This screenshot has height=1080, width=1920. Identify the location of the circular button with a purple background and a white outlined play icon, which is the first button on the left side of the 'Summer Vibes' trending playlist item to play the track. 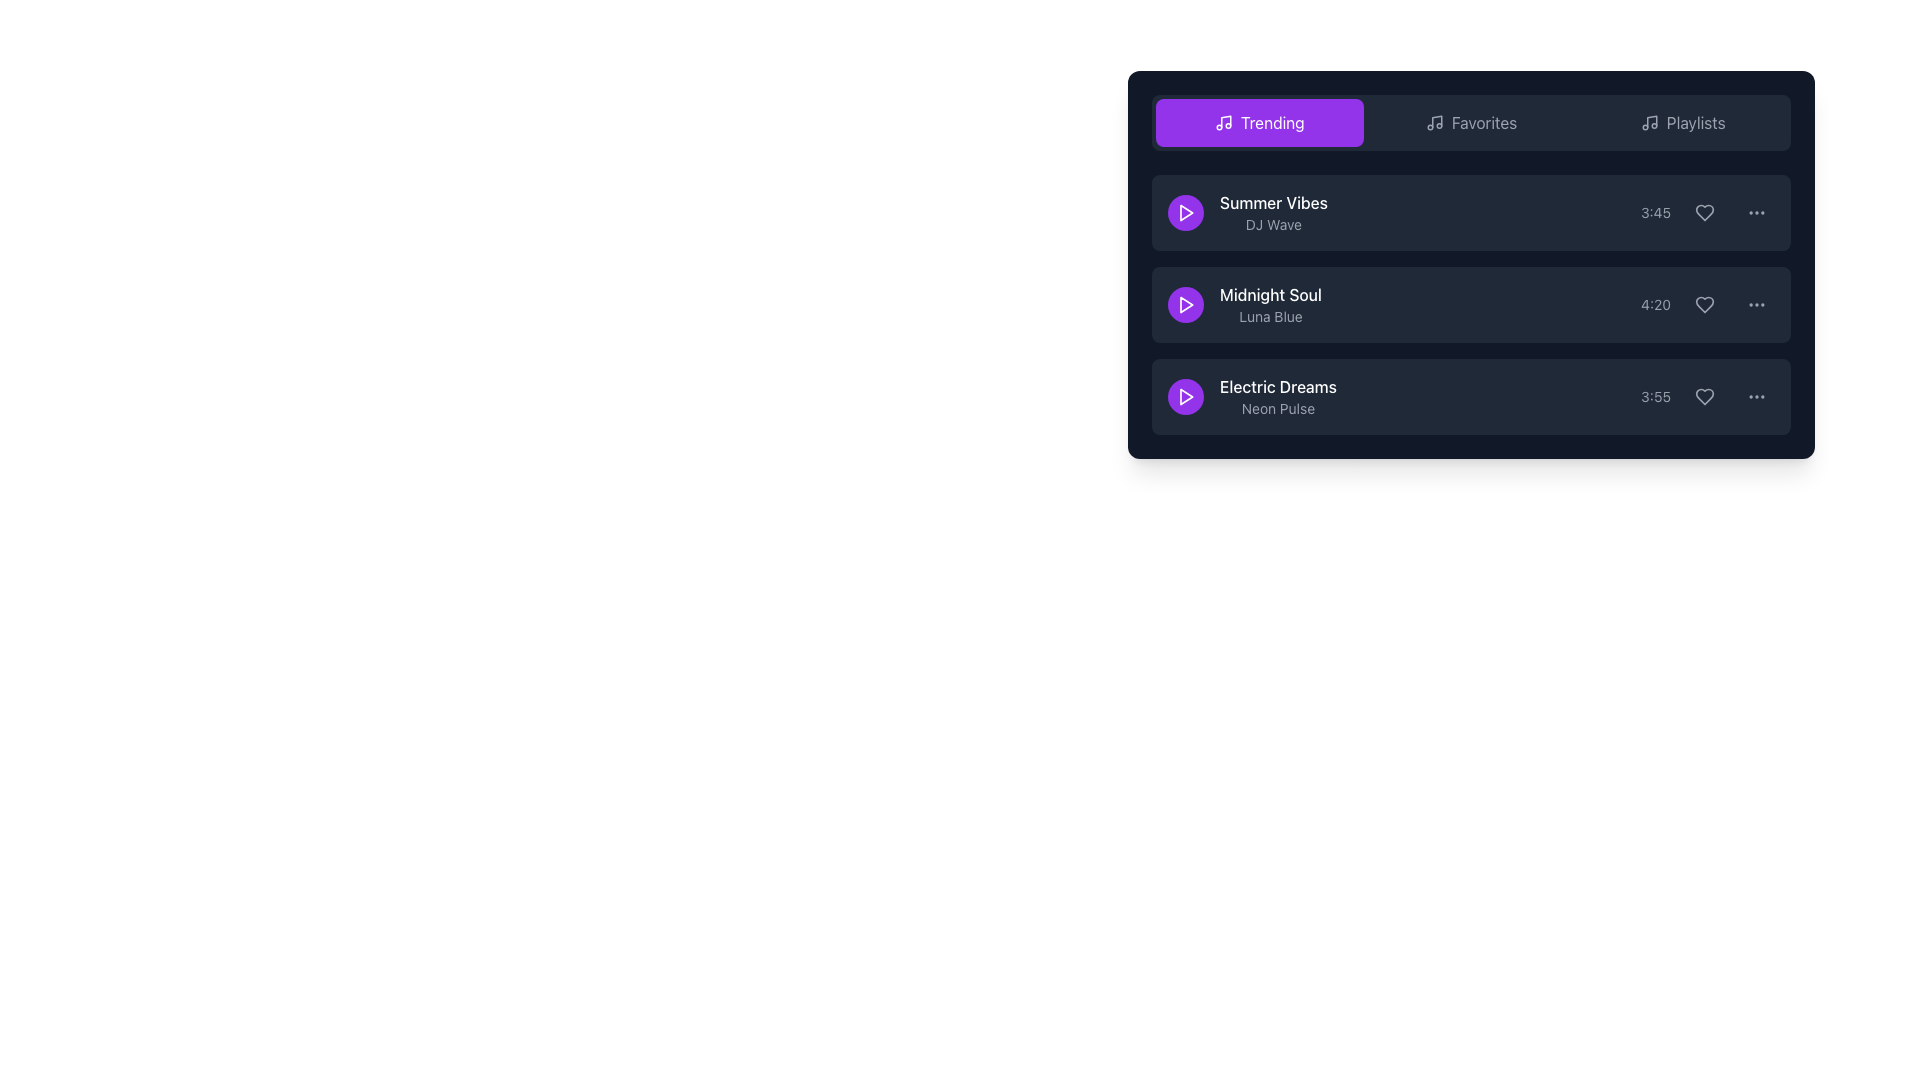
(1185, 212).